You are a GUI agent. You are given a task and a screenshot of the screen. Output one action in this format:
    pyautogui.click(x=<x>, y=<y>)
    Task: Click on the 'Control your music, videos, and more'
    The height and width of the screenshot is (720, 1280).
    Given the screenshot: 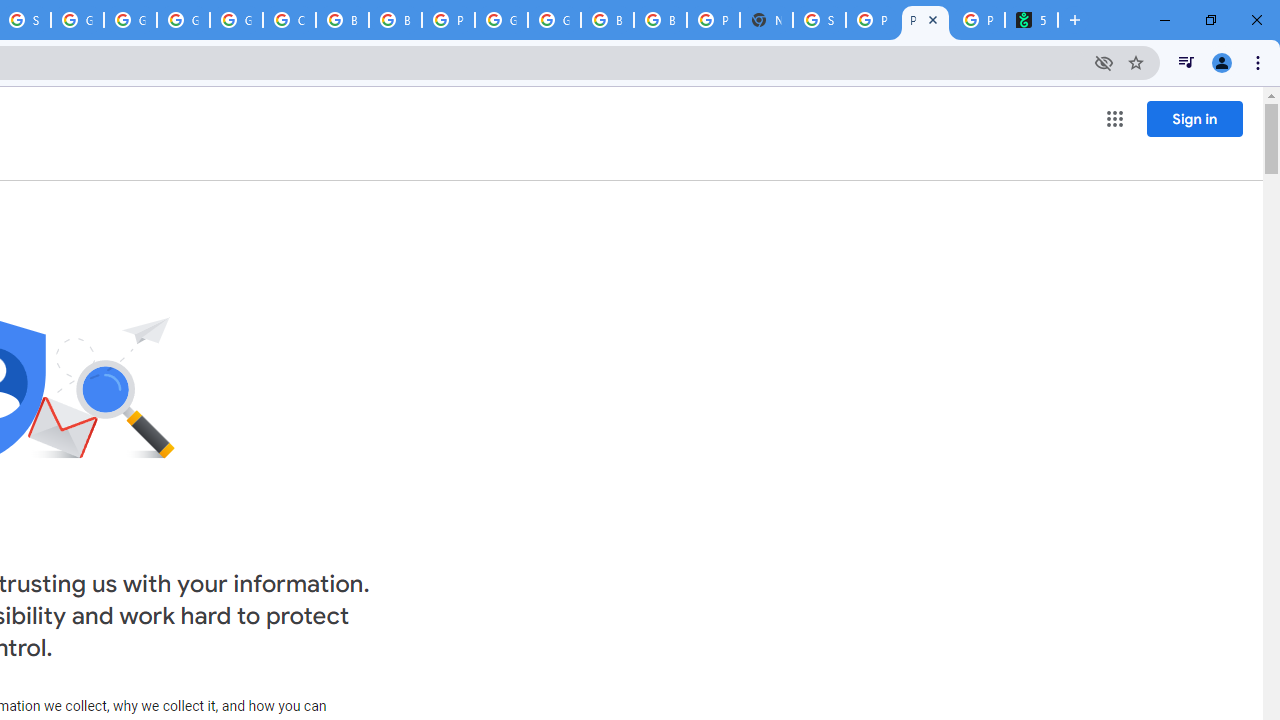 What is the action you would take?
    pyautogui.click(x=1185, y=61)
    